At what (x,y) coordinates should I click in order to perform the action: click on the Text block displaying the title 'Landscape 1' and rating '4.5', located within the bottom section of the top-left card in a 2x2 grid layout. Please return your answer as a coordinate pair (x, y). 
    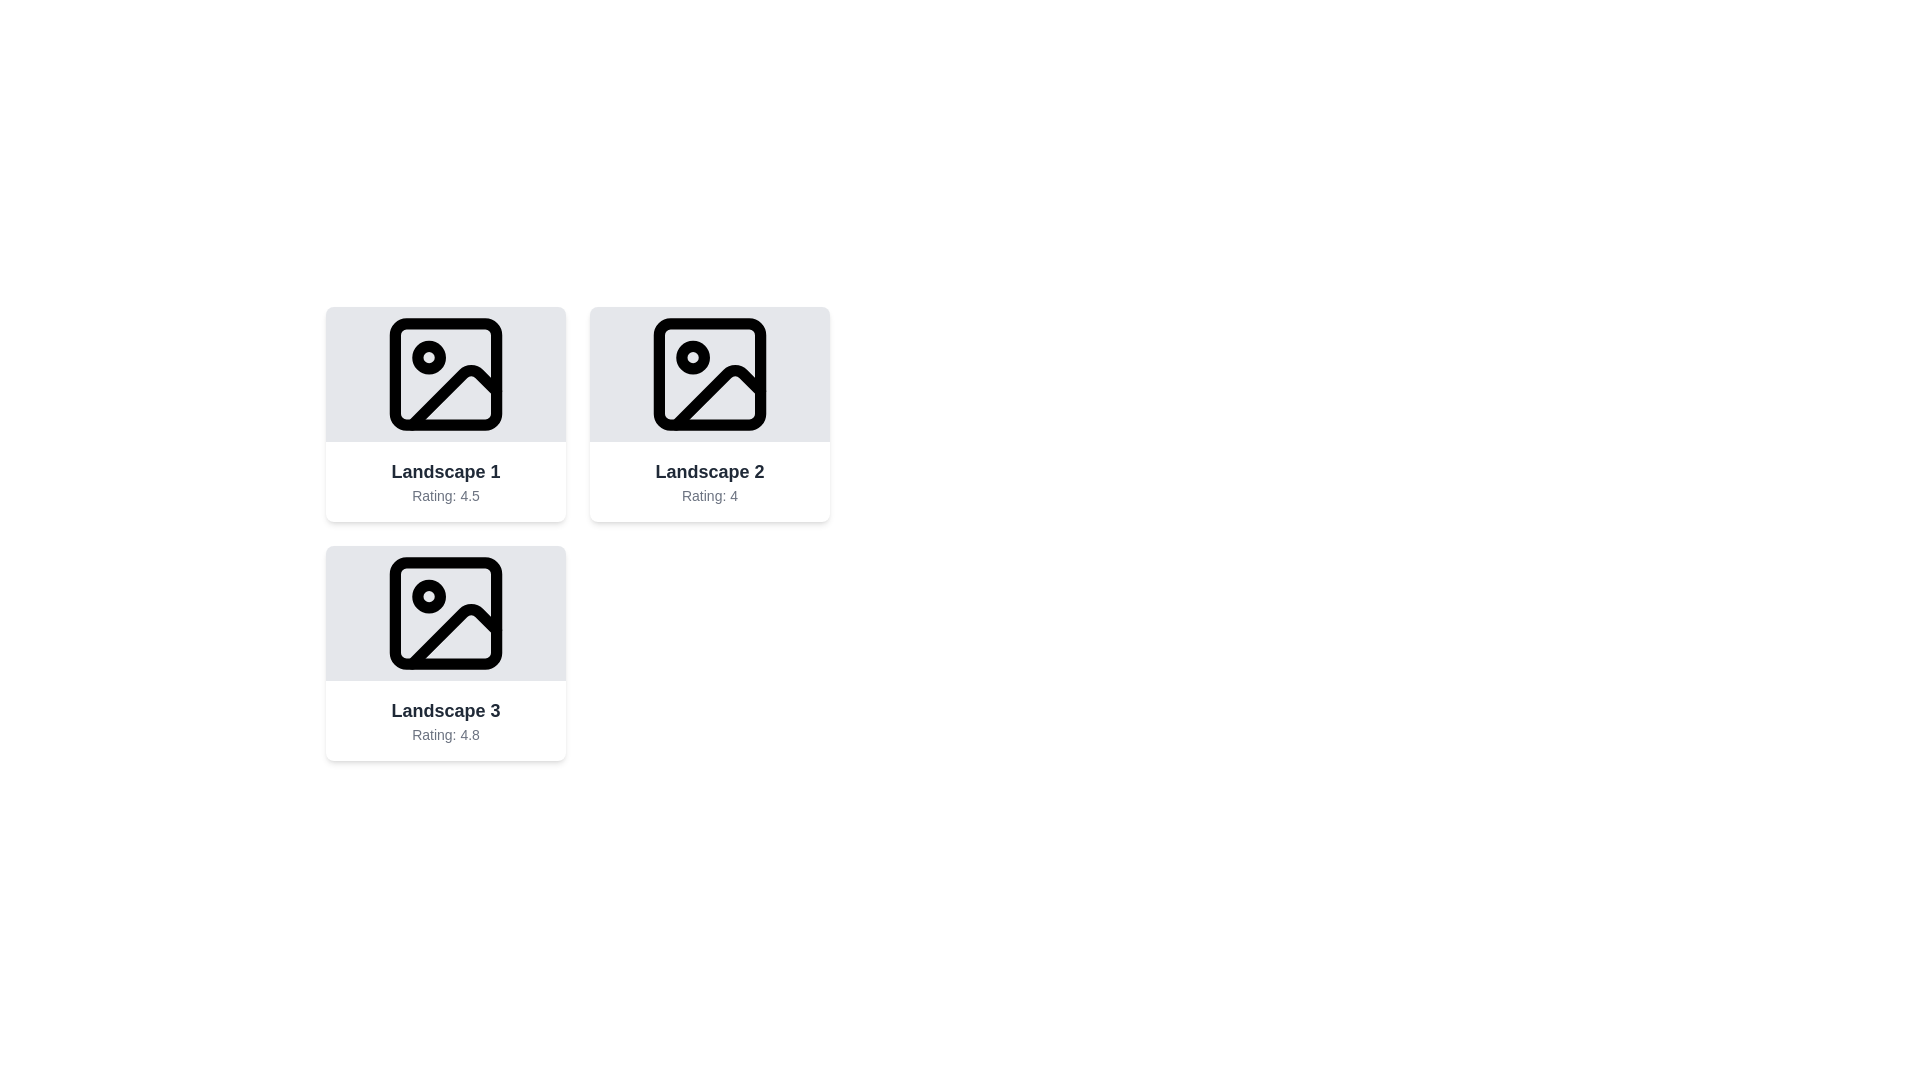
    Looking at the image, I should click on (445, 482).